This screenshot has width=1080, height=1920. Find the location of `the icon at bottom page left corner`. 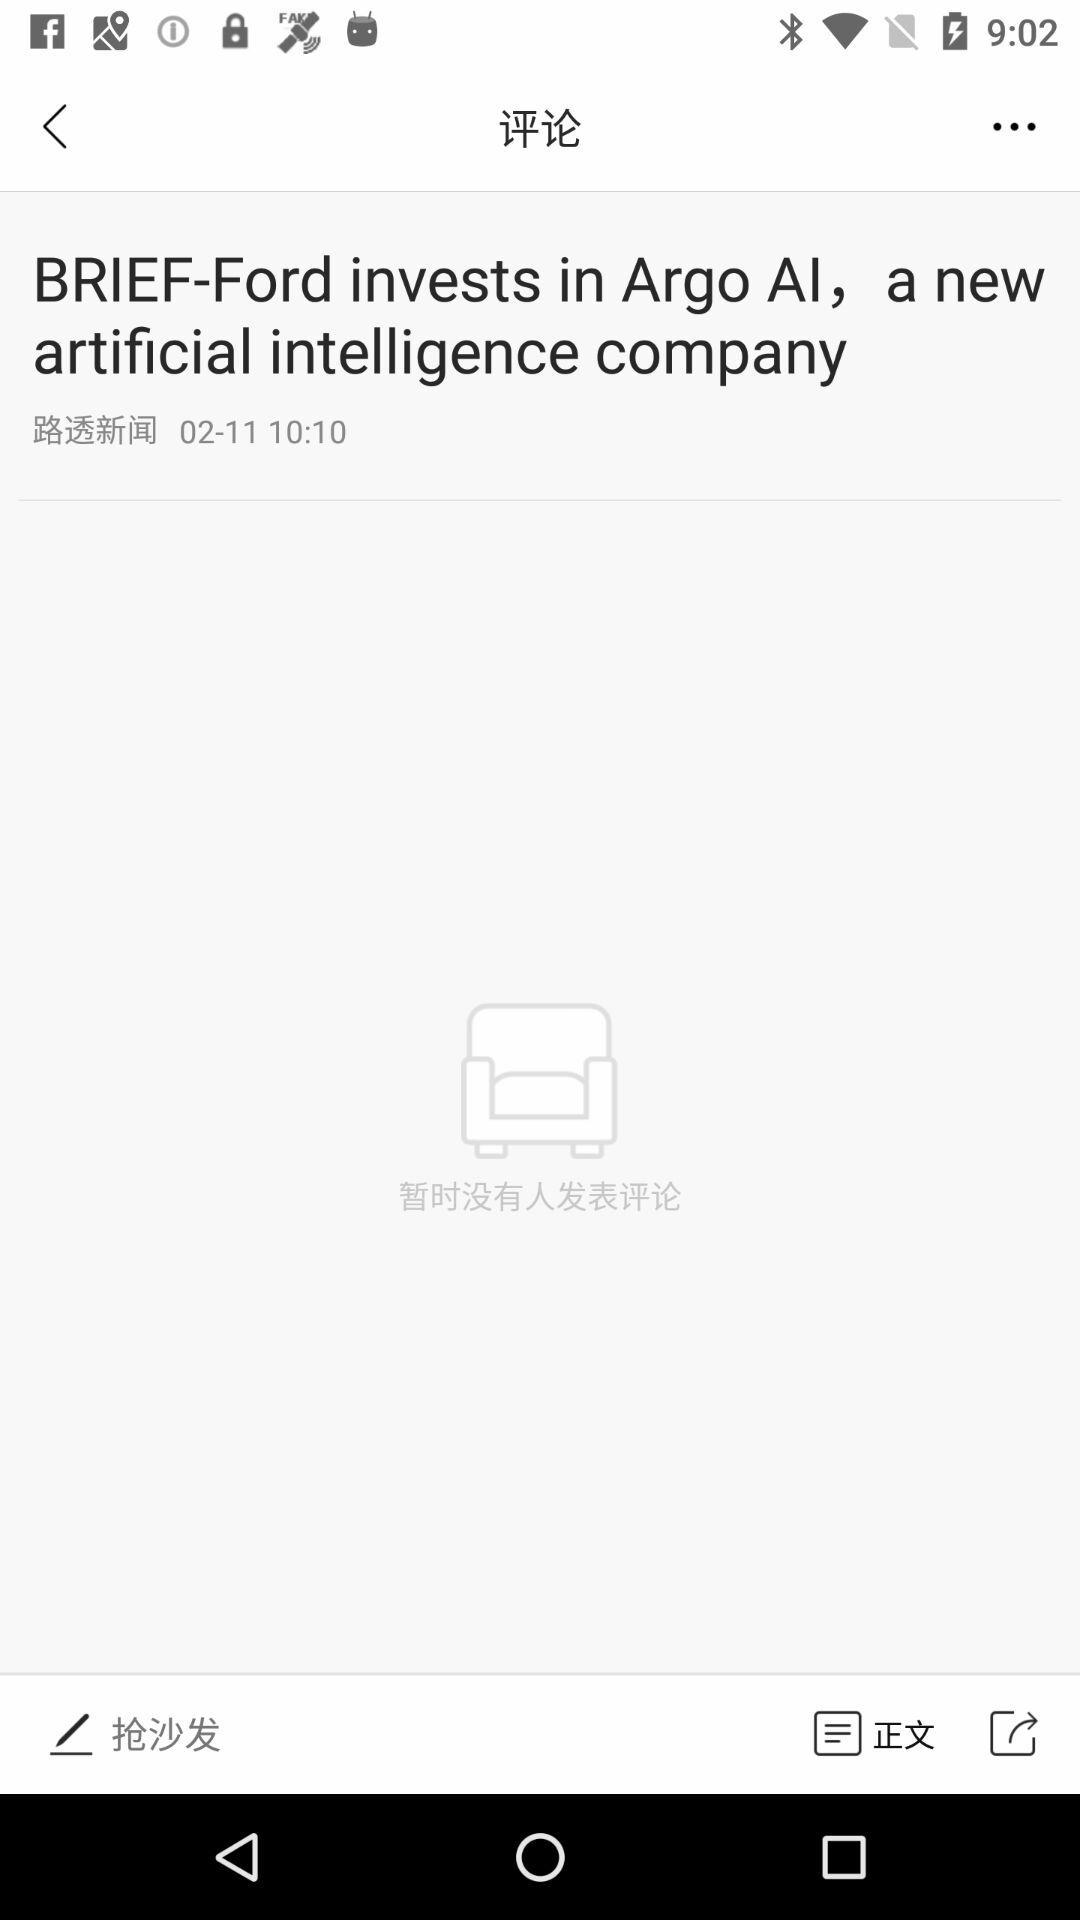

the icon at bottom page left corner is located at coordinates (70, 1733).